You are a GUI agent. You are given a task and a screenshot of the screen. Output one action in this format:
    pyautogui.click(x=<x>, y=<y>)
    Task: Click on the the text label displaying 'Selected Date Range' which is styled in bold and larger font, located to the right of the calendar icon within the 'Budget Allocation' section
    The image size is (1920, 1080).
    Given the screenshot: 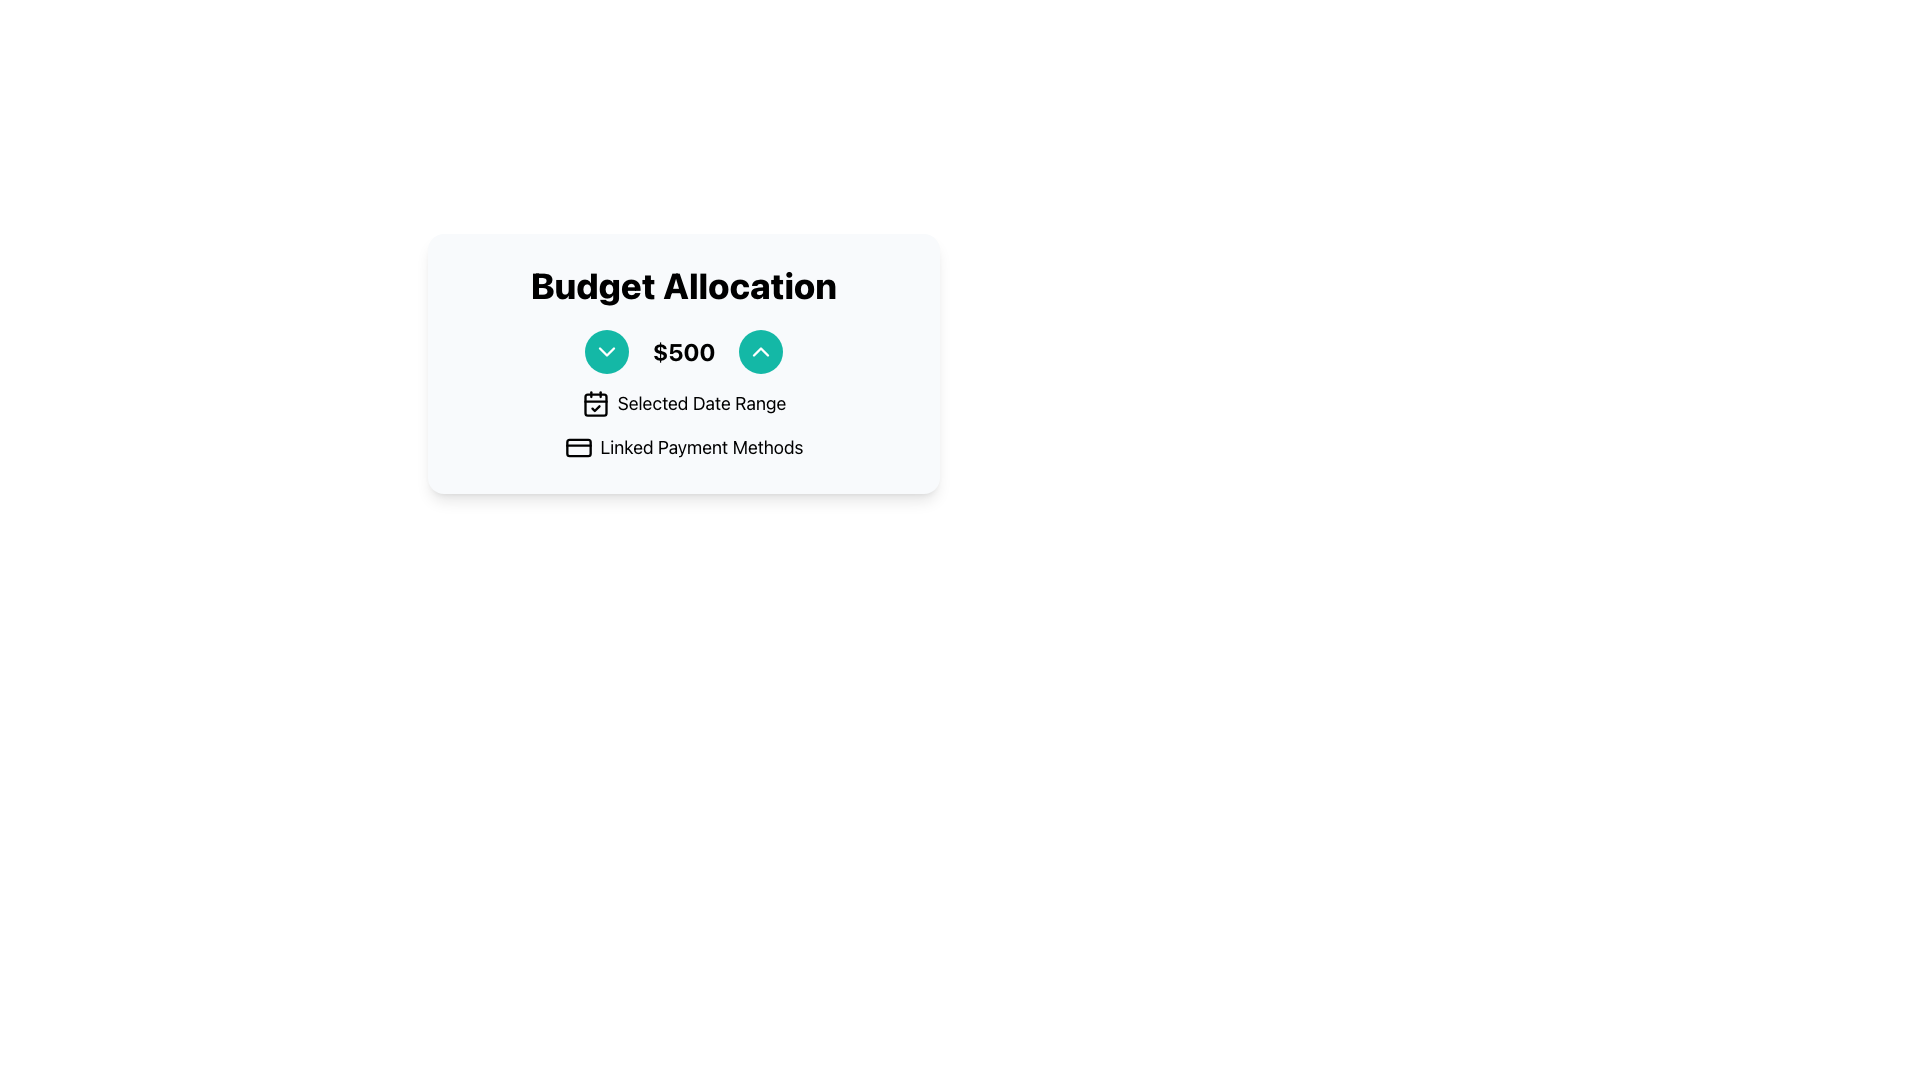 What is the action you would take?
    pyautogui.click(x=701, y=404)
    